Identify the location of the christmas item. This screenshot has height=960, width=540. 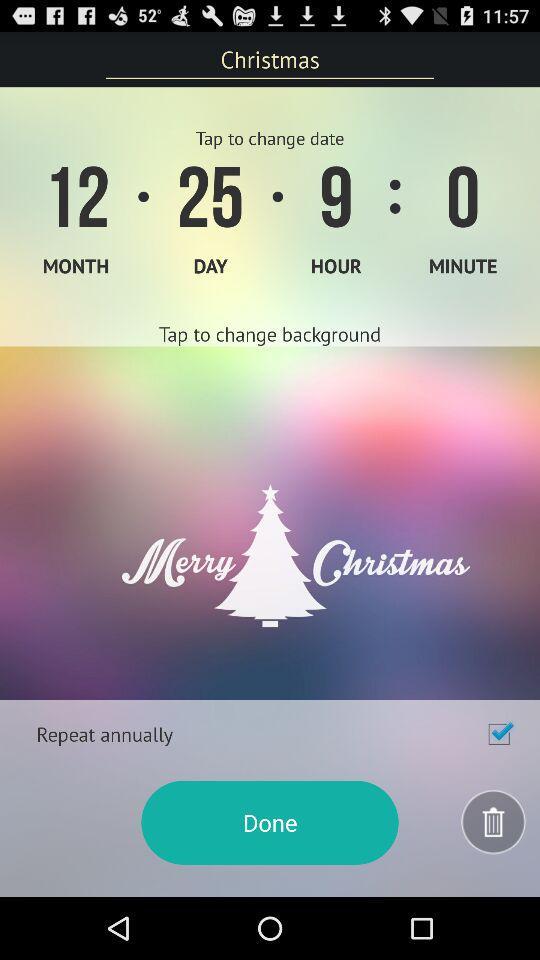
(270, 58).